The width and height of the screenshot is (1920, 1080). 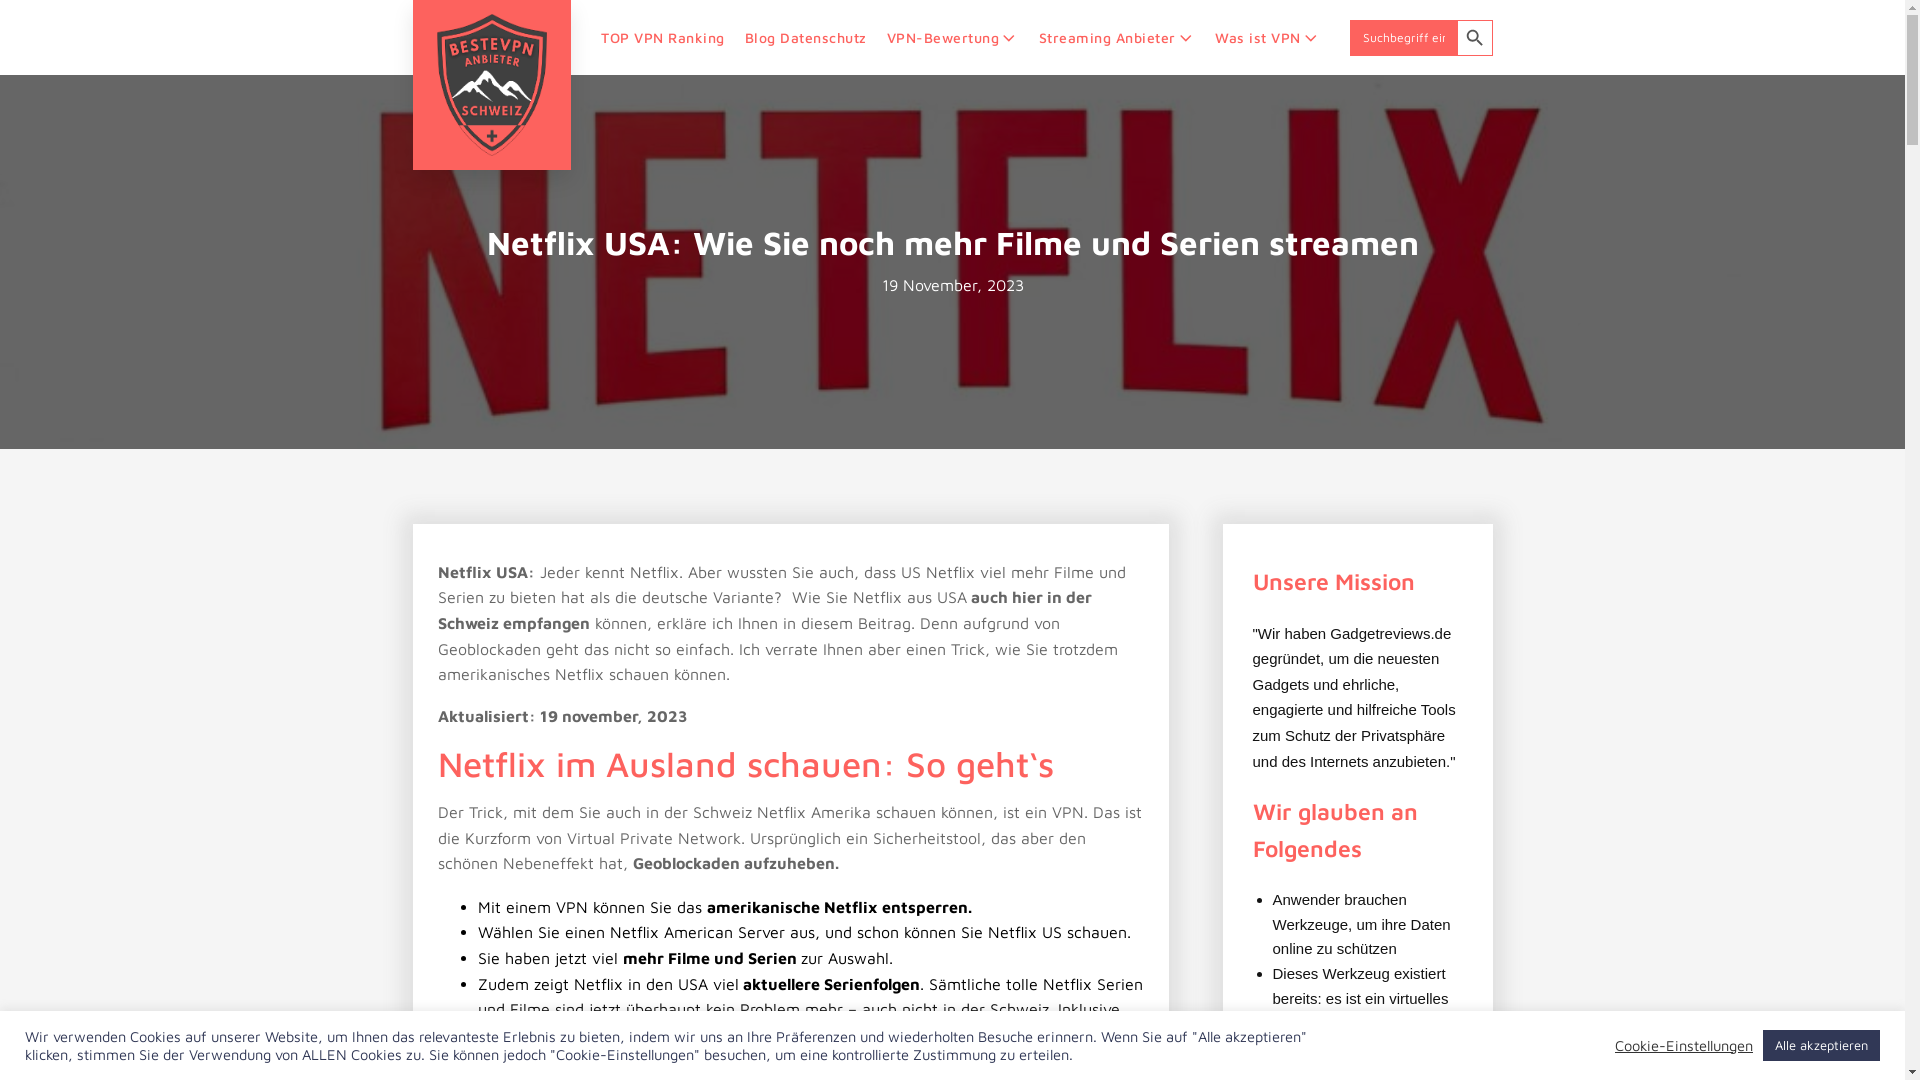 What do you see at coordinates (1683, 1044) in the screenshot?
I see `'Cookie-Einstellungen'` at bounding box center [1683, 1044].